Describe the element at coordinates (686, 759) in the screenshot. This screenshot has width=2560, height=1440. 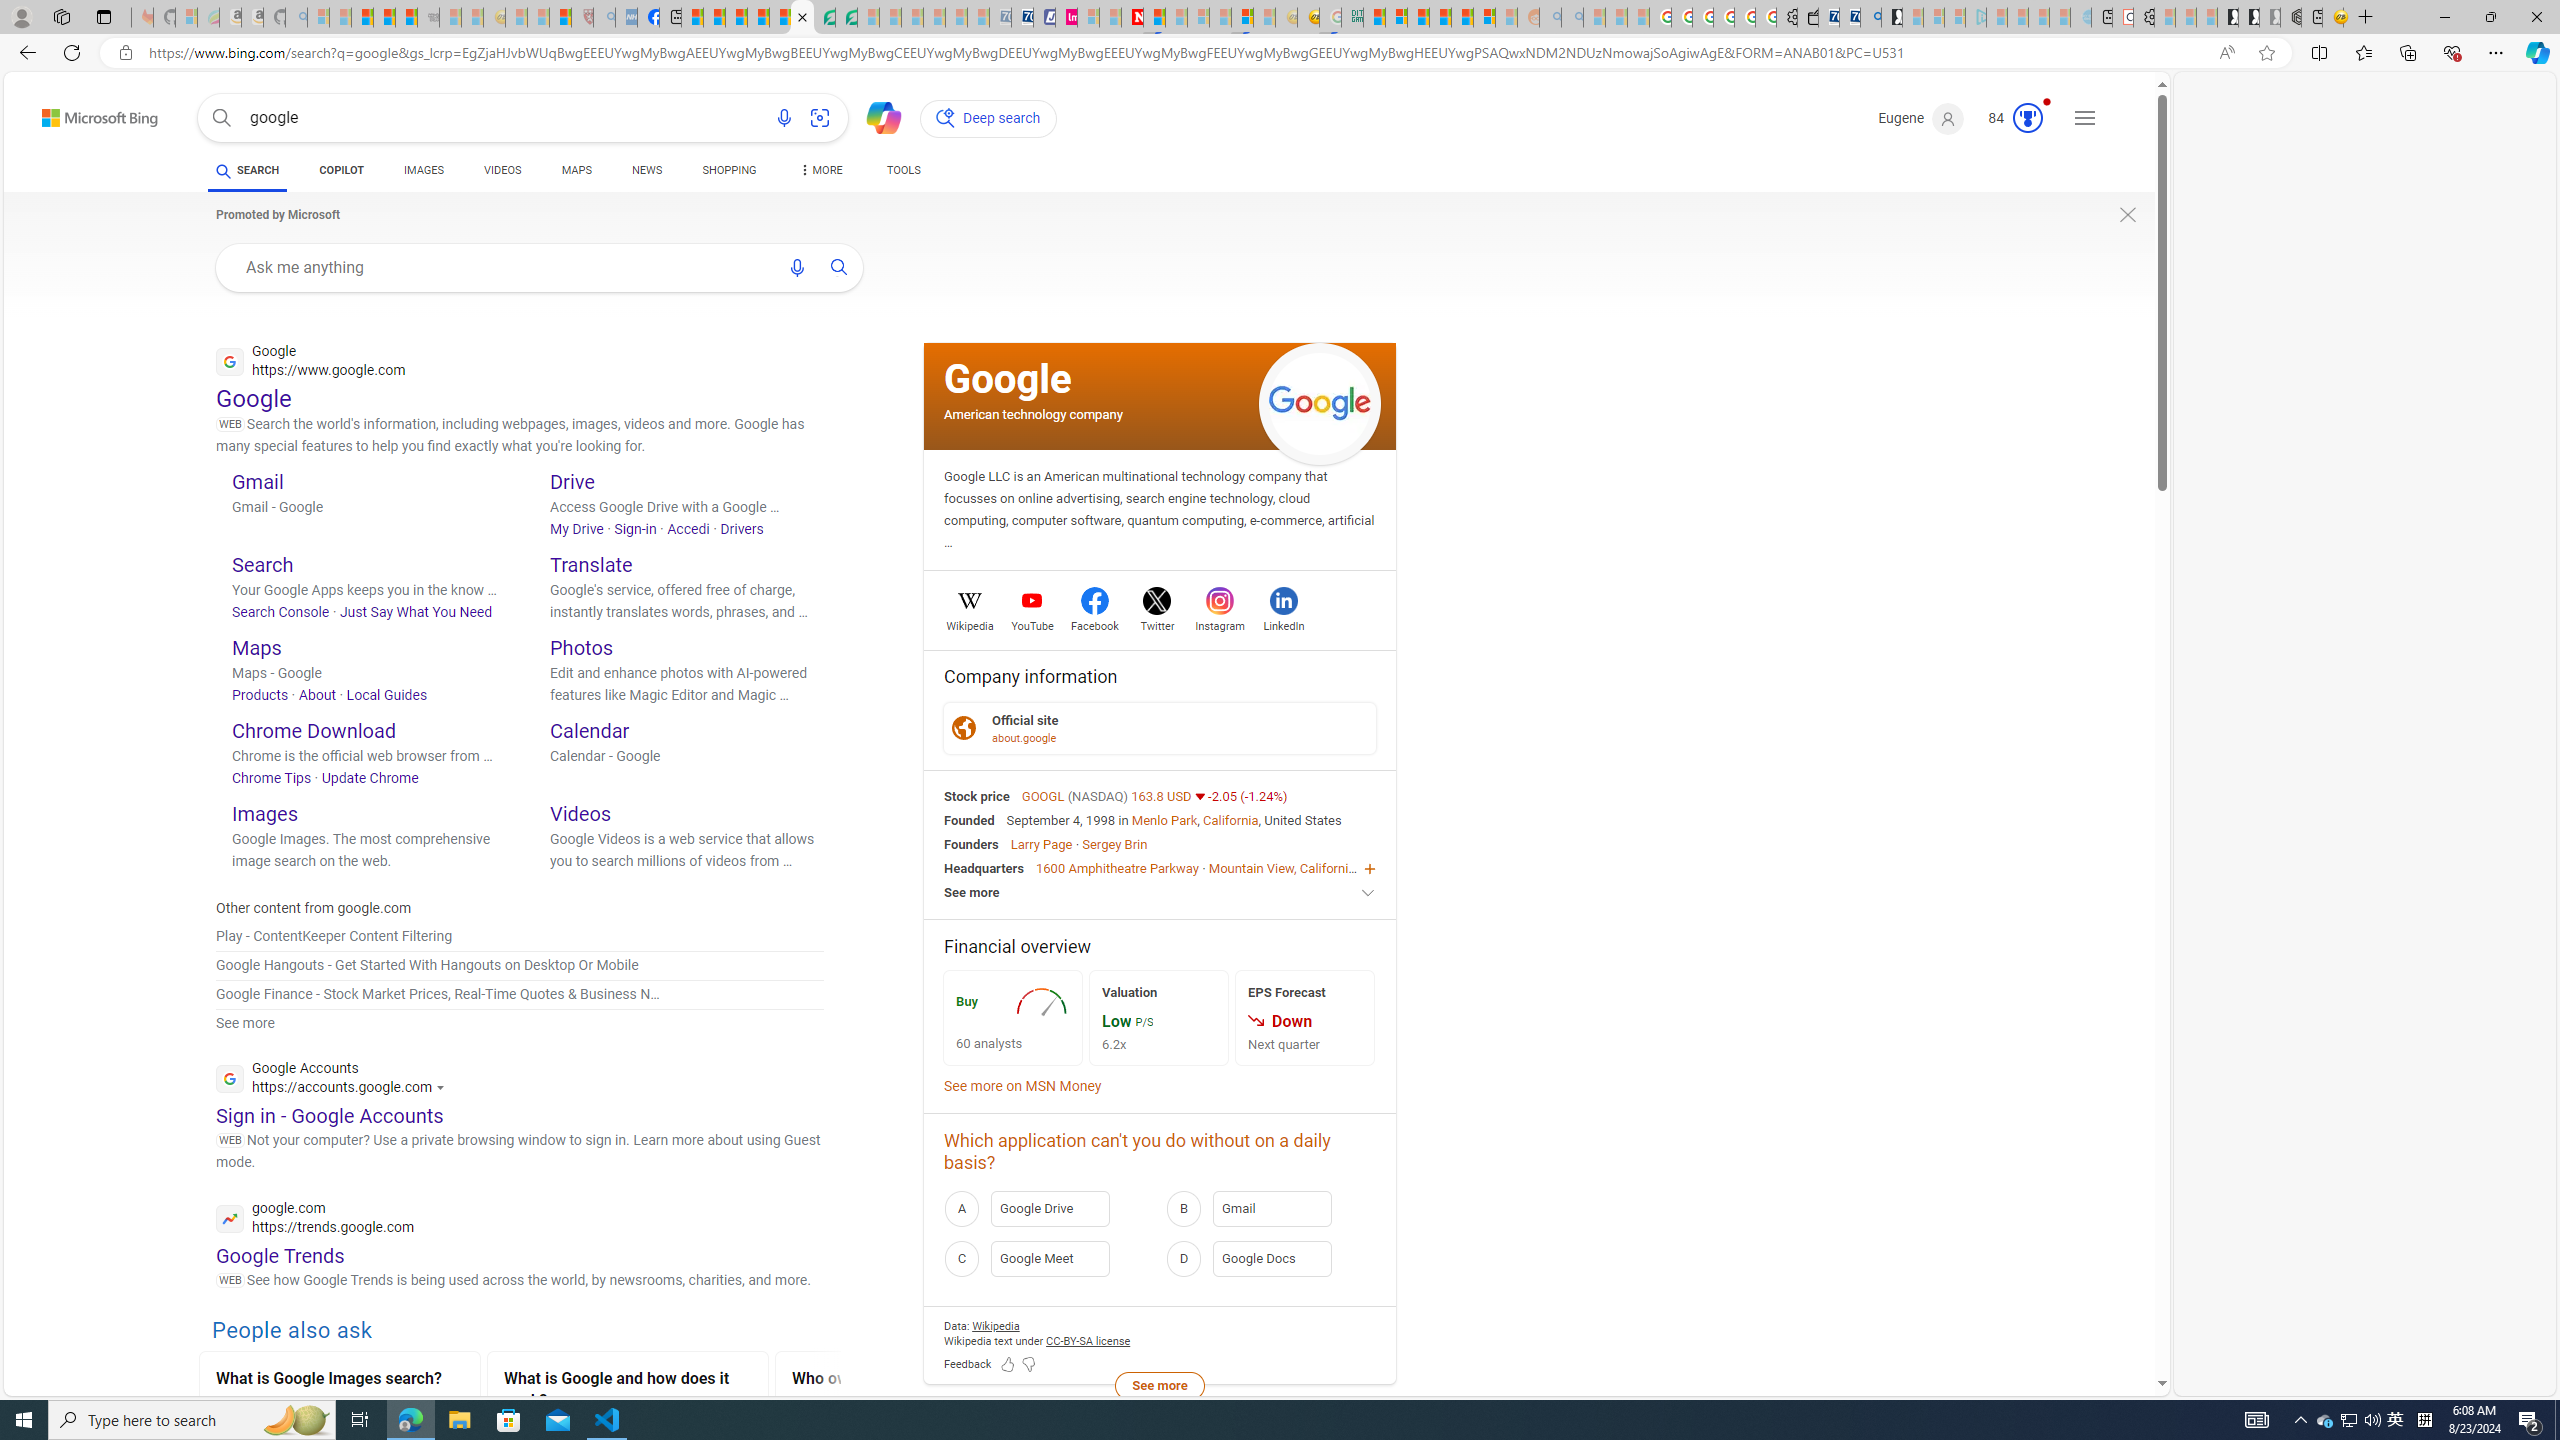
I see `'CalendarCalendar - Google'` at that location.